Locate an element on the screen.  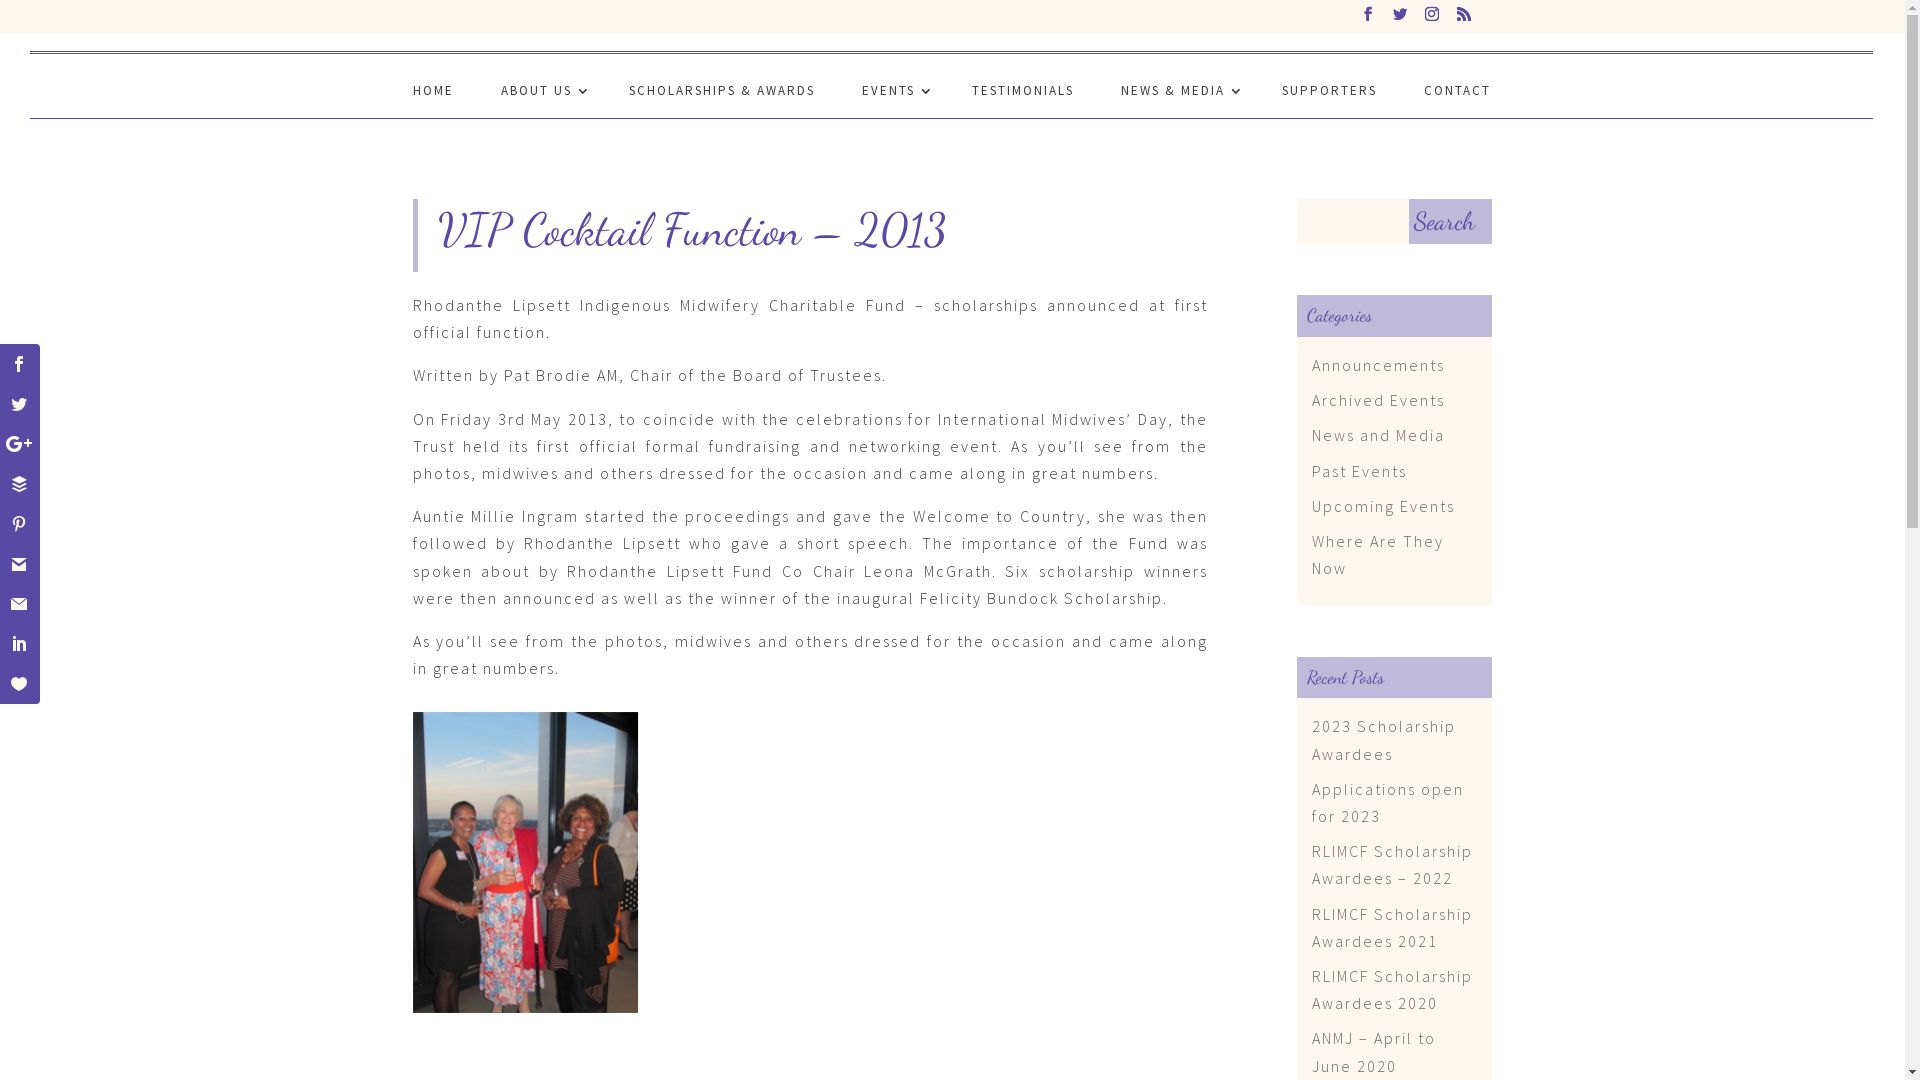
'Applications open for 2023' is located at coordinates (1386, 801).